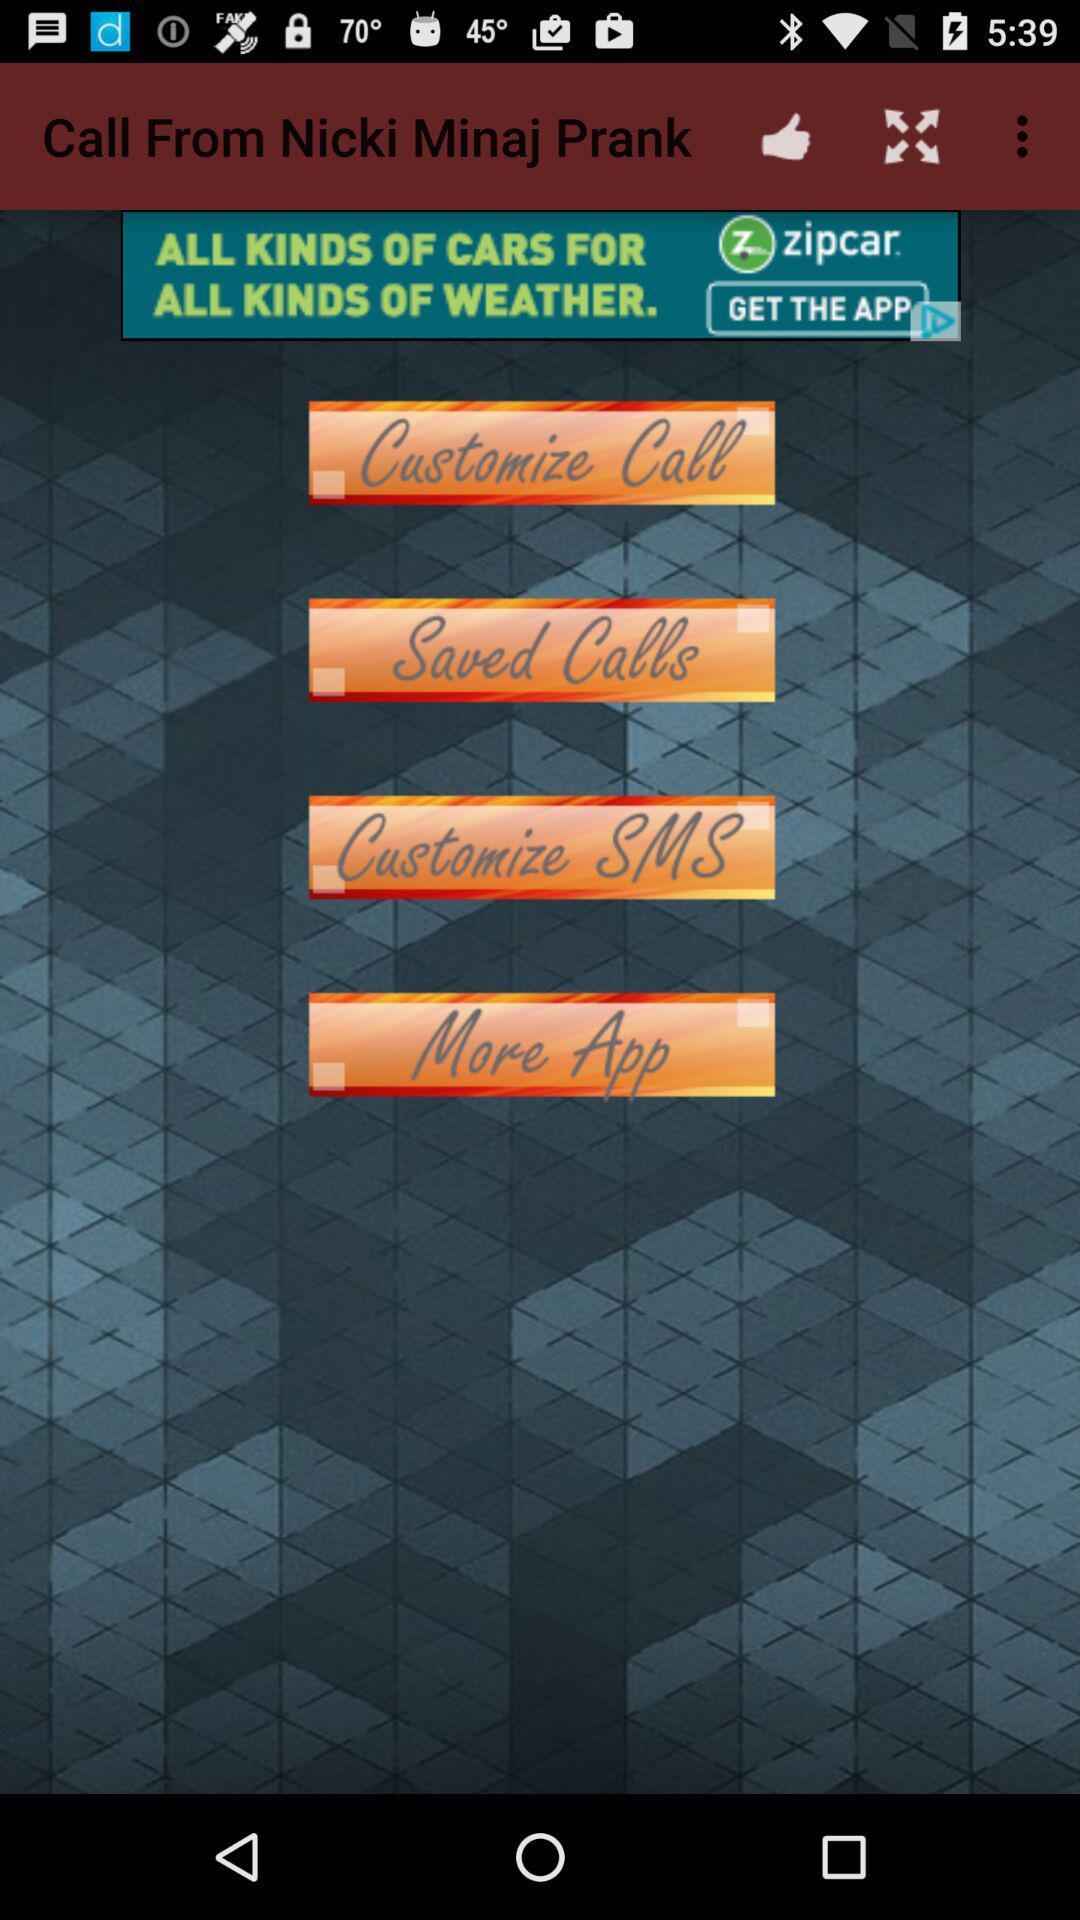 Image resolution: width=1080 pixels, height=1920 pixels. I want to click on options button, so click(540, 650).